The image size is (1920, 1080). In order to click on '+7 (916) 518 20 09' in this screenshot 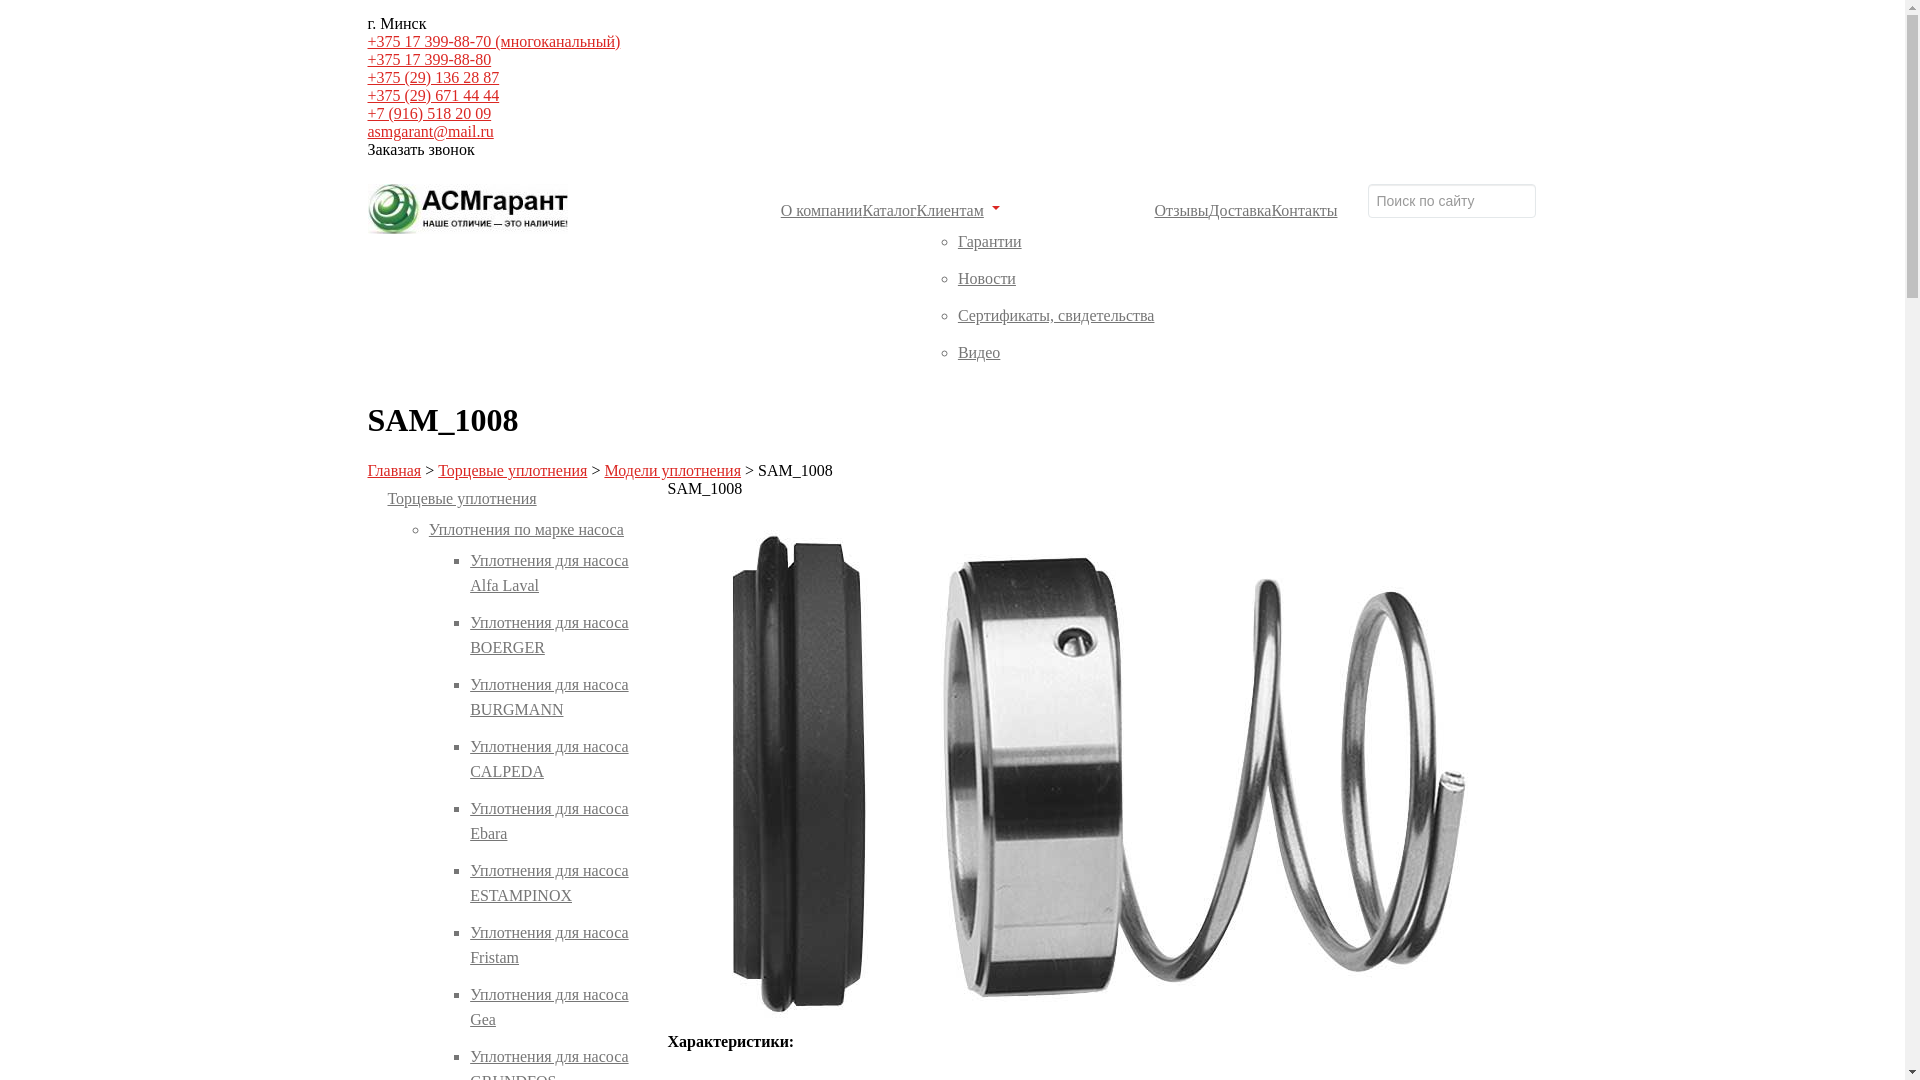, I will do `click(429, 113)`.